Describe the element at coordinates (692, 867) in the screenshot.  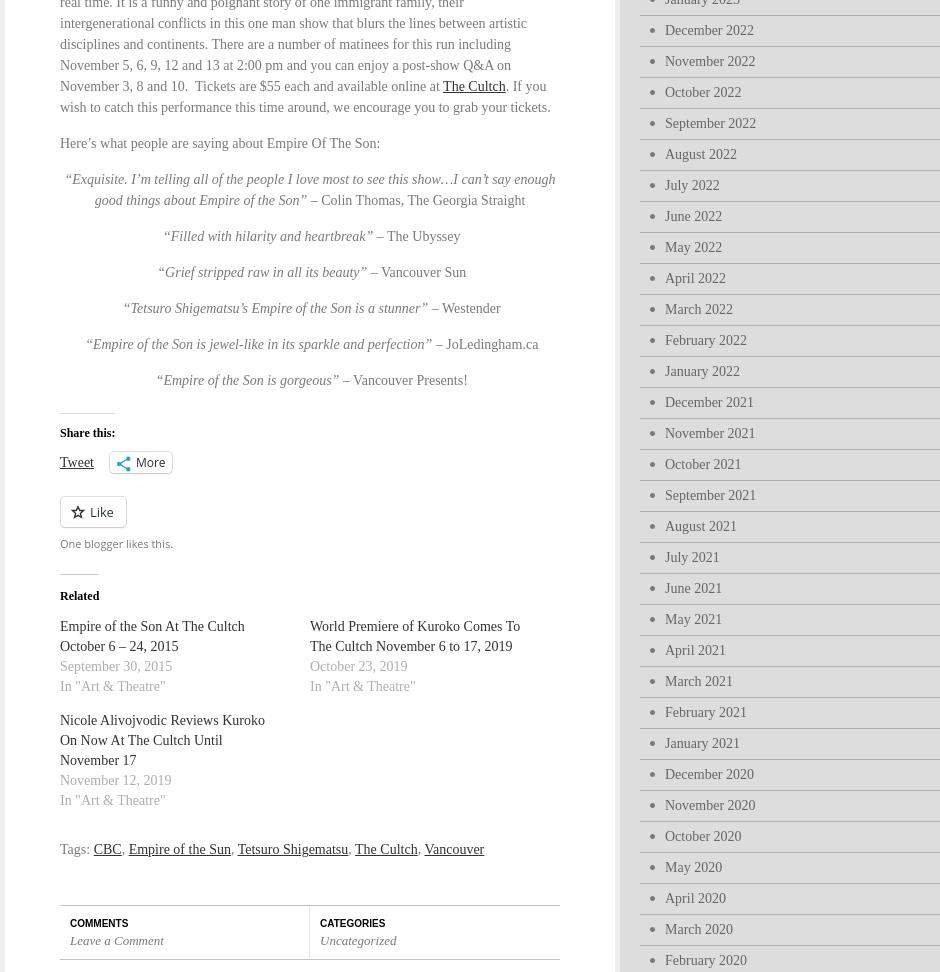
I see `'May 2020'` at that location.